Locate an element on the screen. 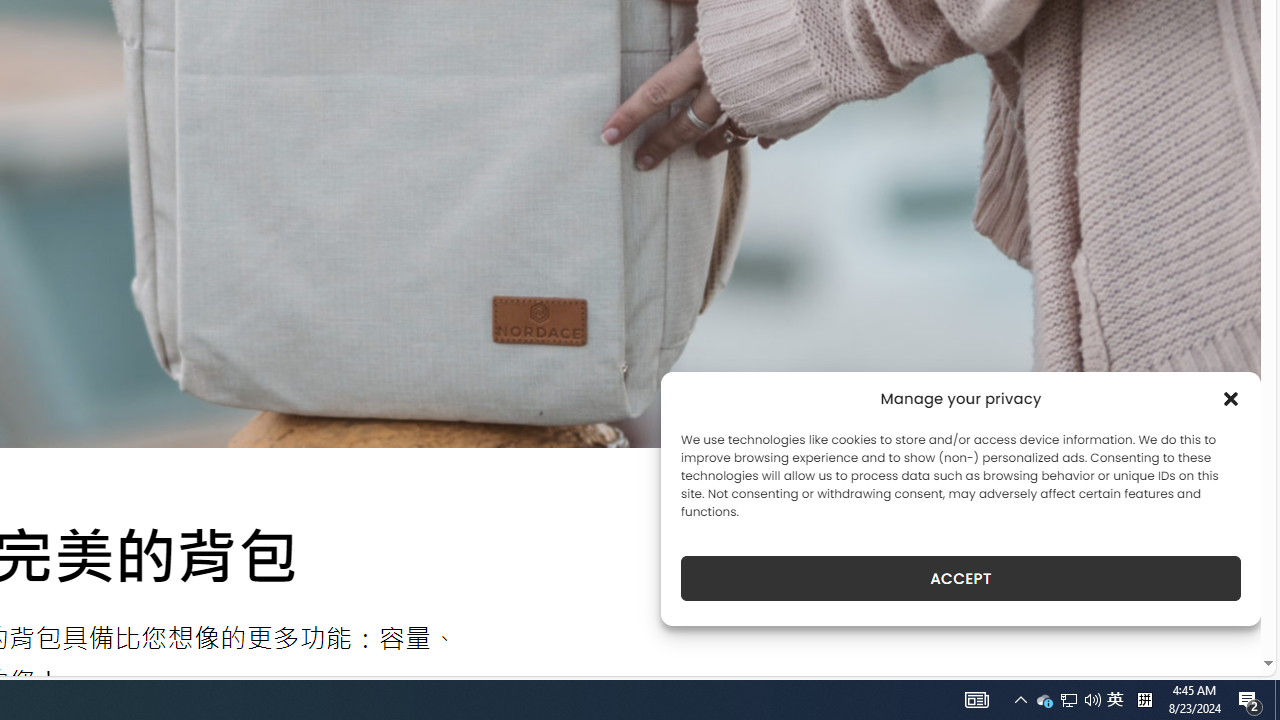 This screenshot has width=1280, height=720. 'ACCEPT' is located at coordinates (961, 578).